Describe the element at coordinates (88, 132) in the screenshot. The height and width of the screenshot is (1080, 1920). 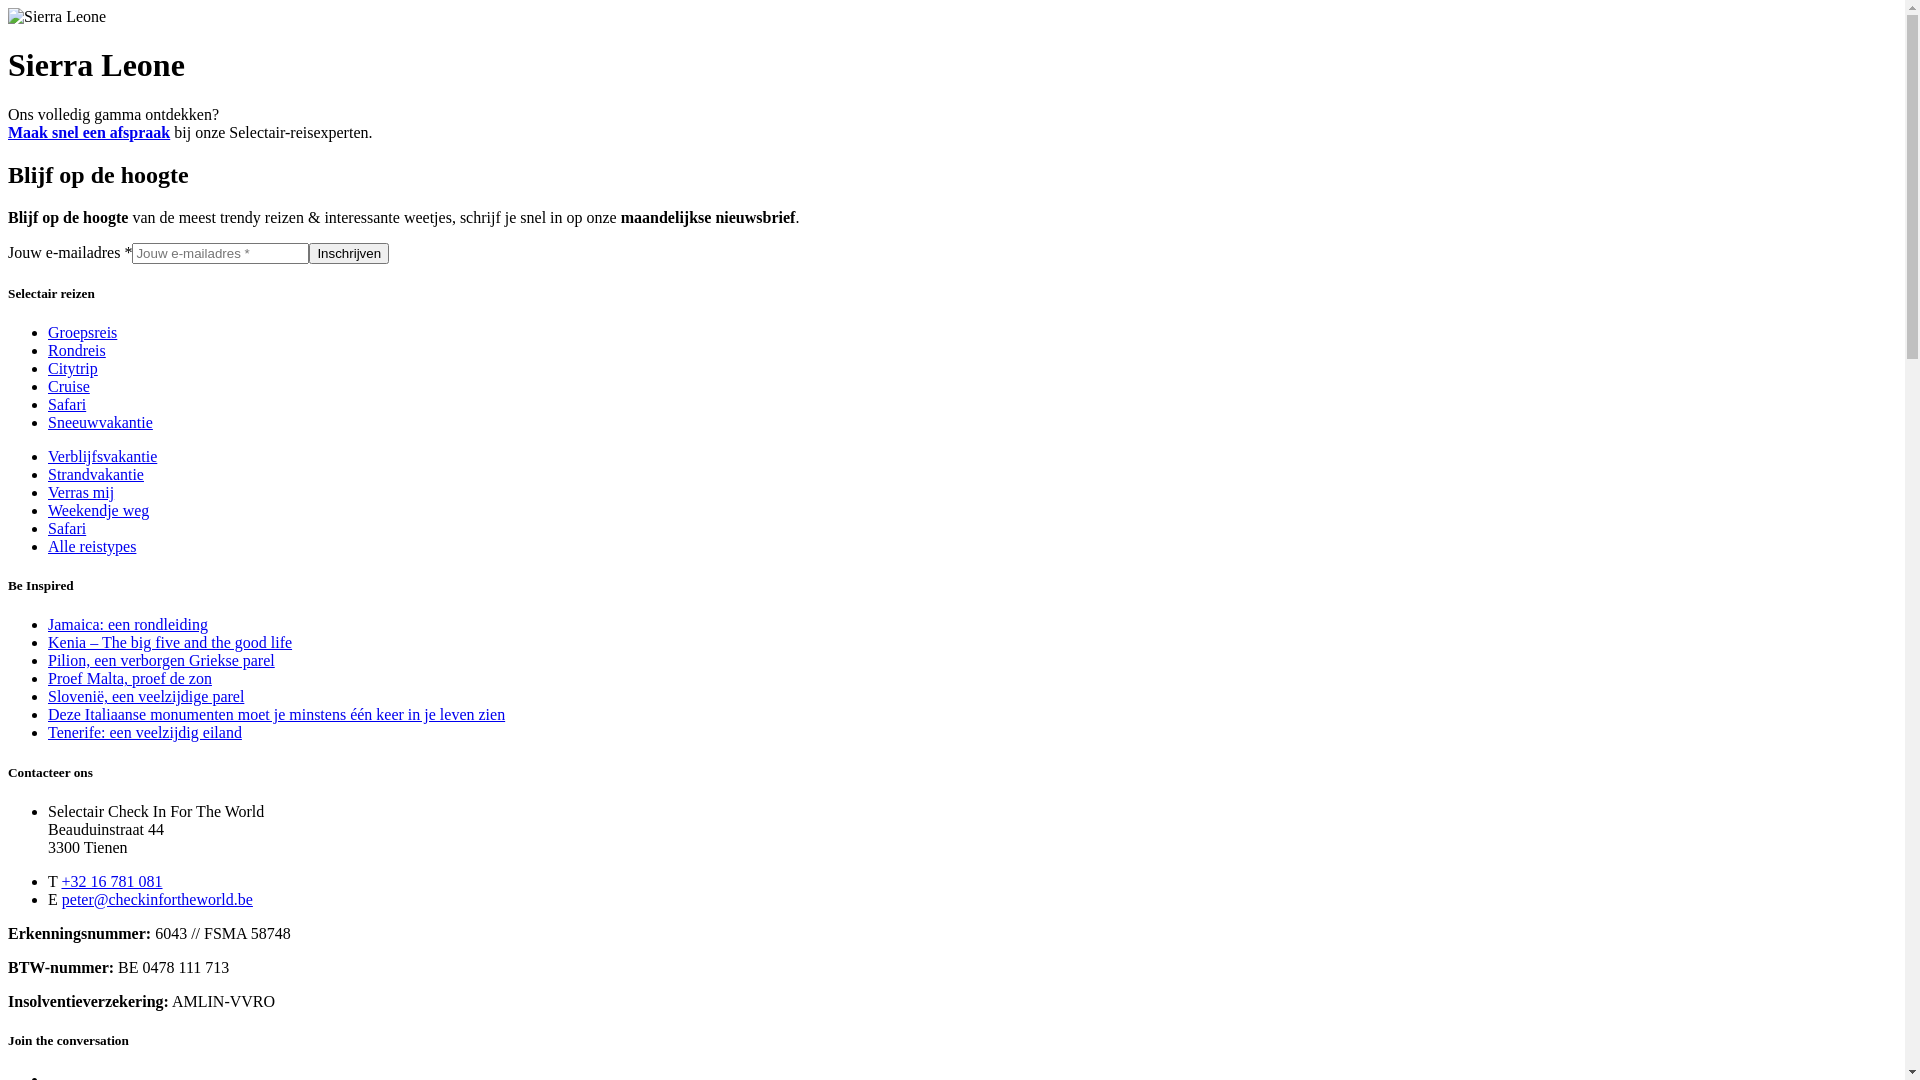
I see `'Maak snel een afspraak'` at that location.